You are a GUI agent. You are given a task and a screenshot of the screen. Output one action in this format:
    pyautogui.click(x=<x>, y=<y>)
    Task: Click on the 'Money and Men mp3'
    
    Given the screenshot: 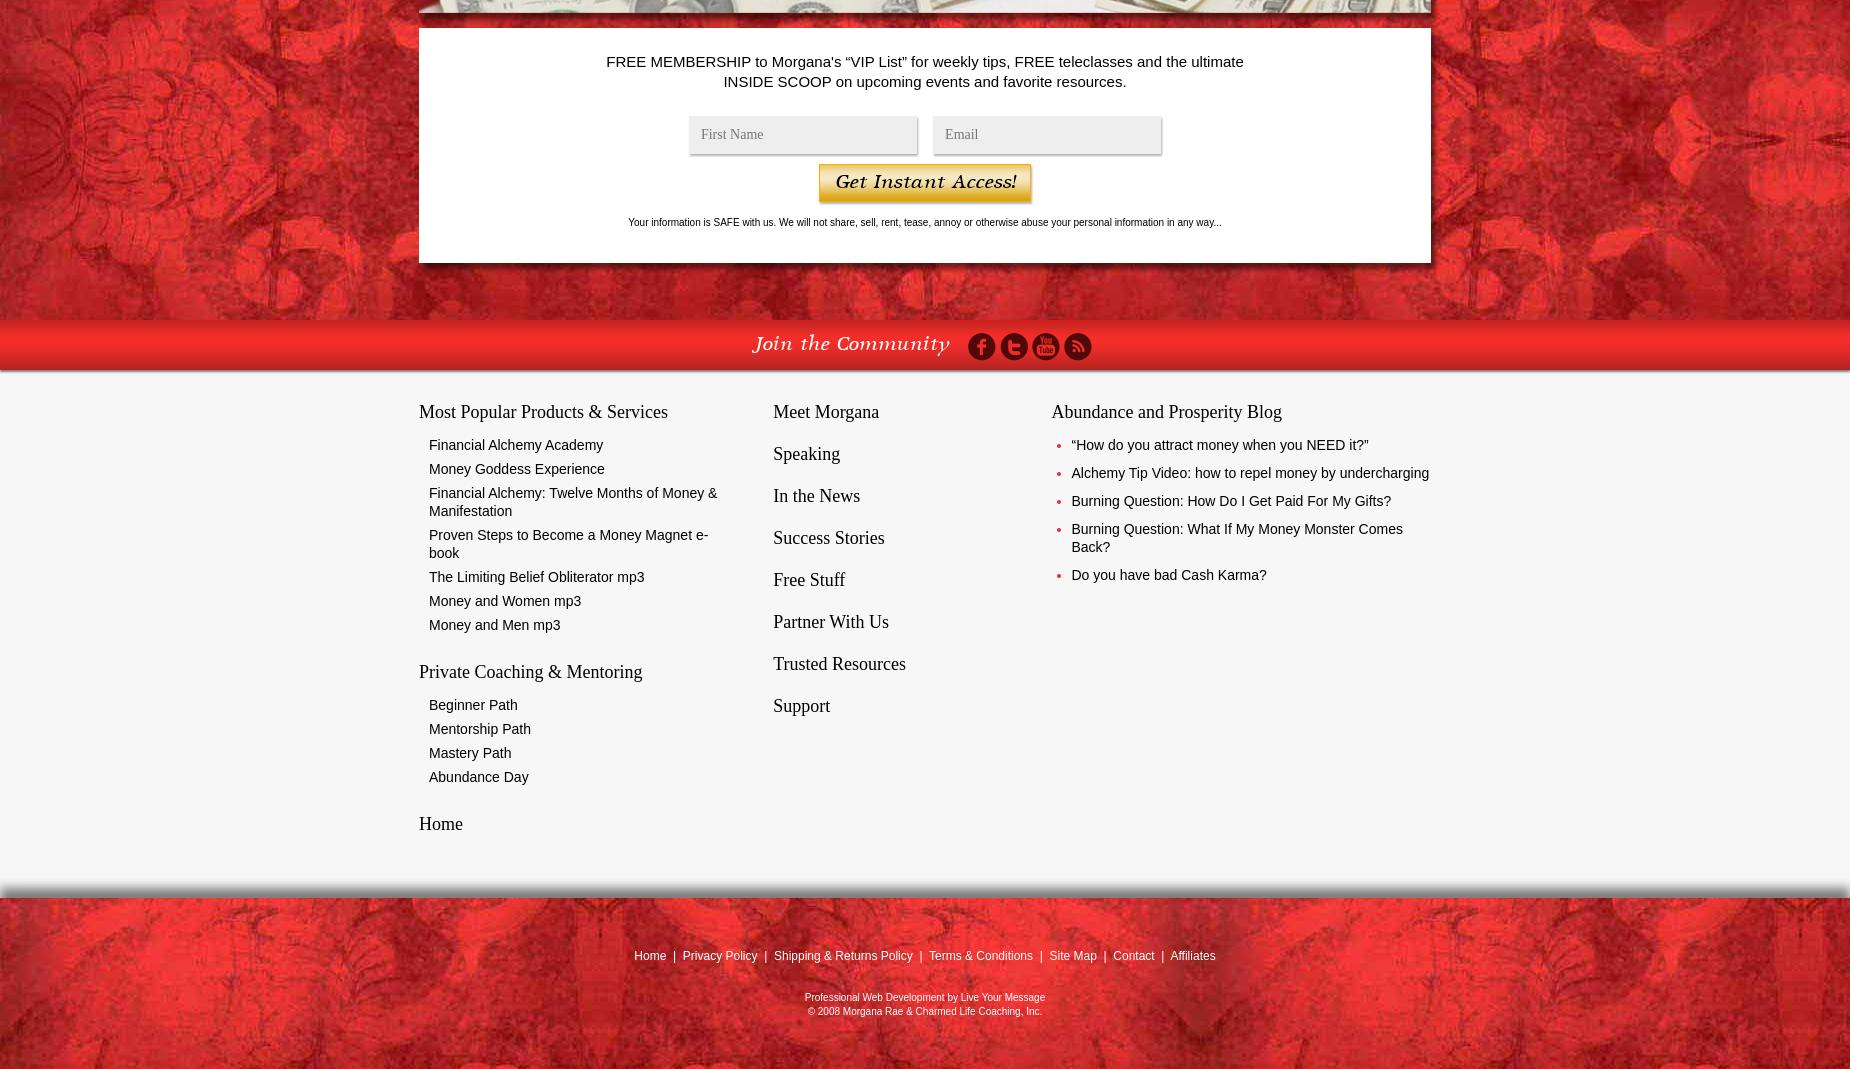 What is the action you would take?
    pyautogui.click(x=494, y=625)
    